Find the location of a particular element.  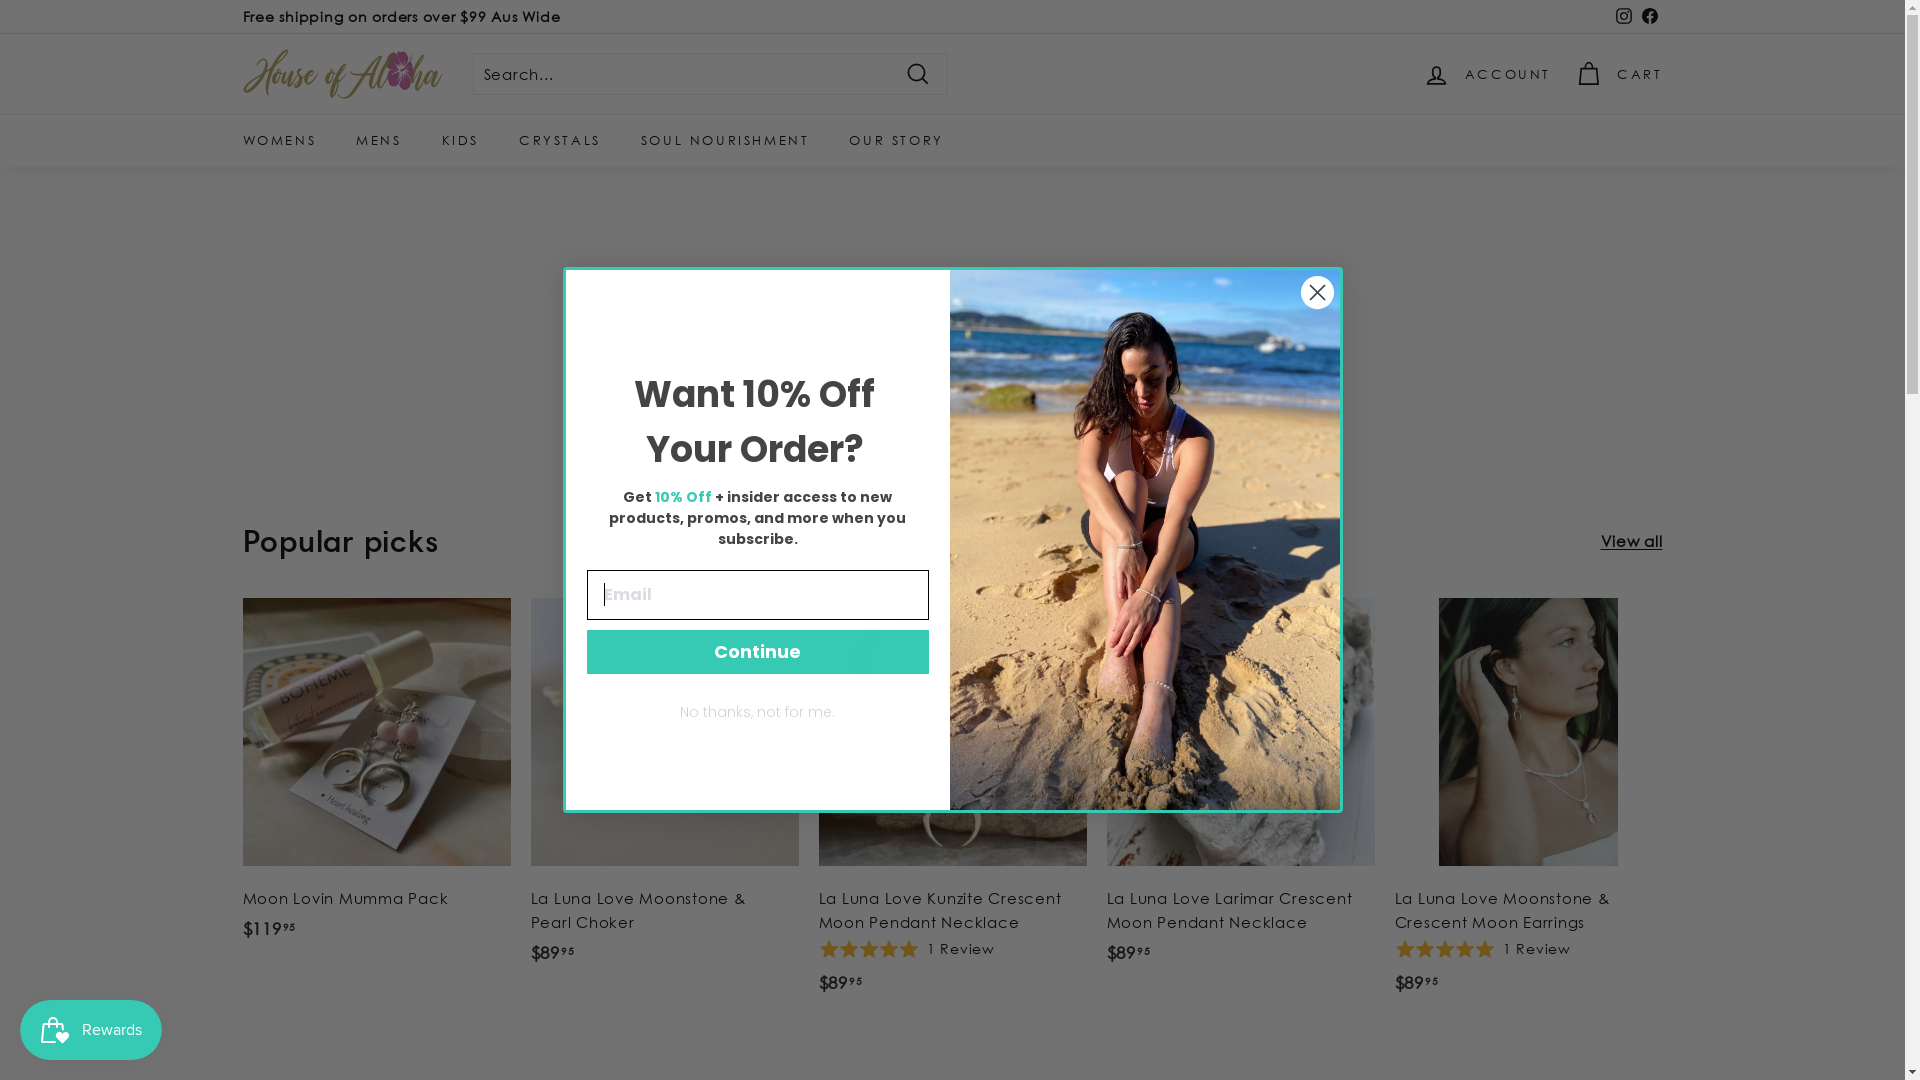

'OUR STORY' is located at coordinates (895, 139).